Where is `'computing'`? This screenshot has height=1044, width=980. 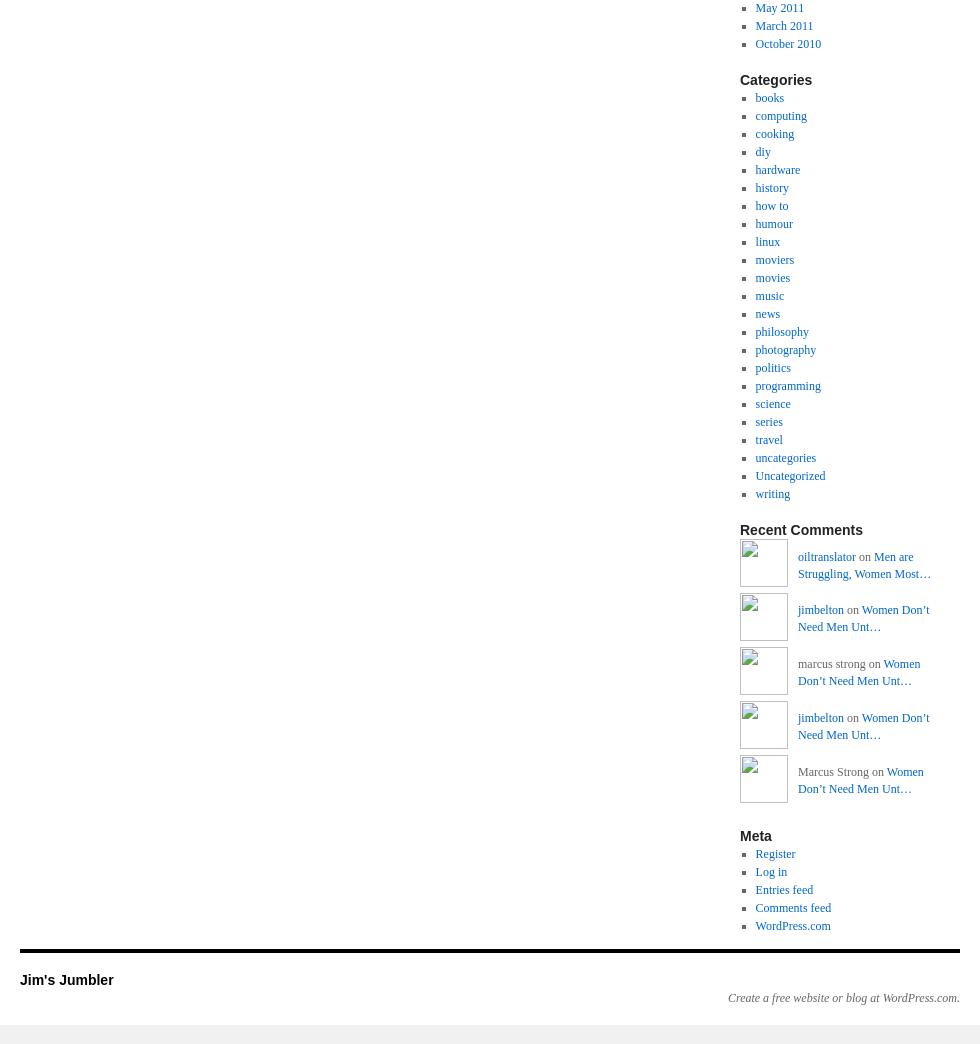 'computing' is located at coordinates (780, 115).